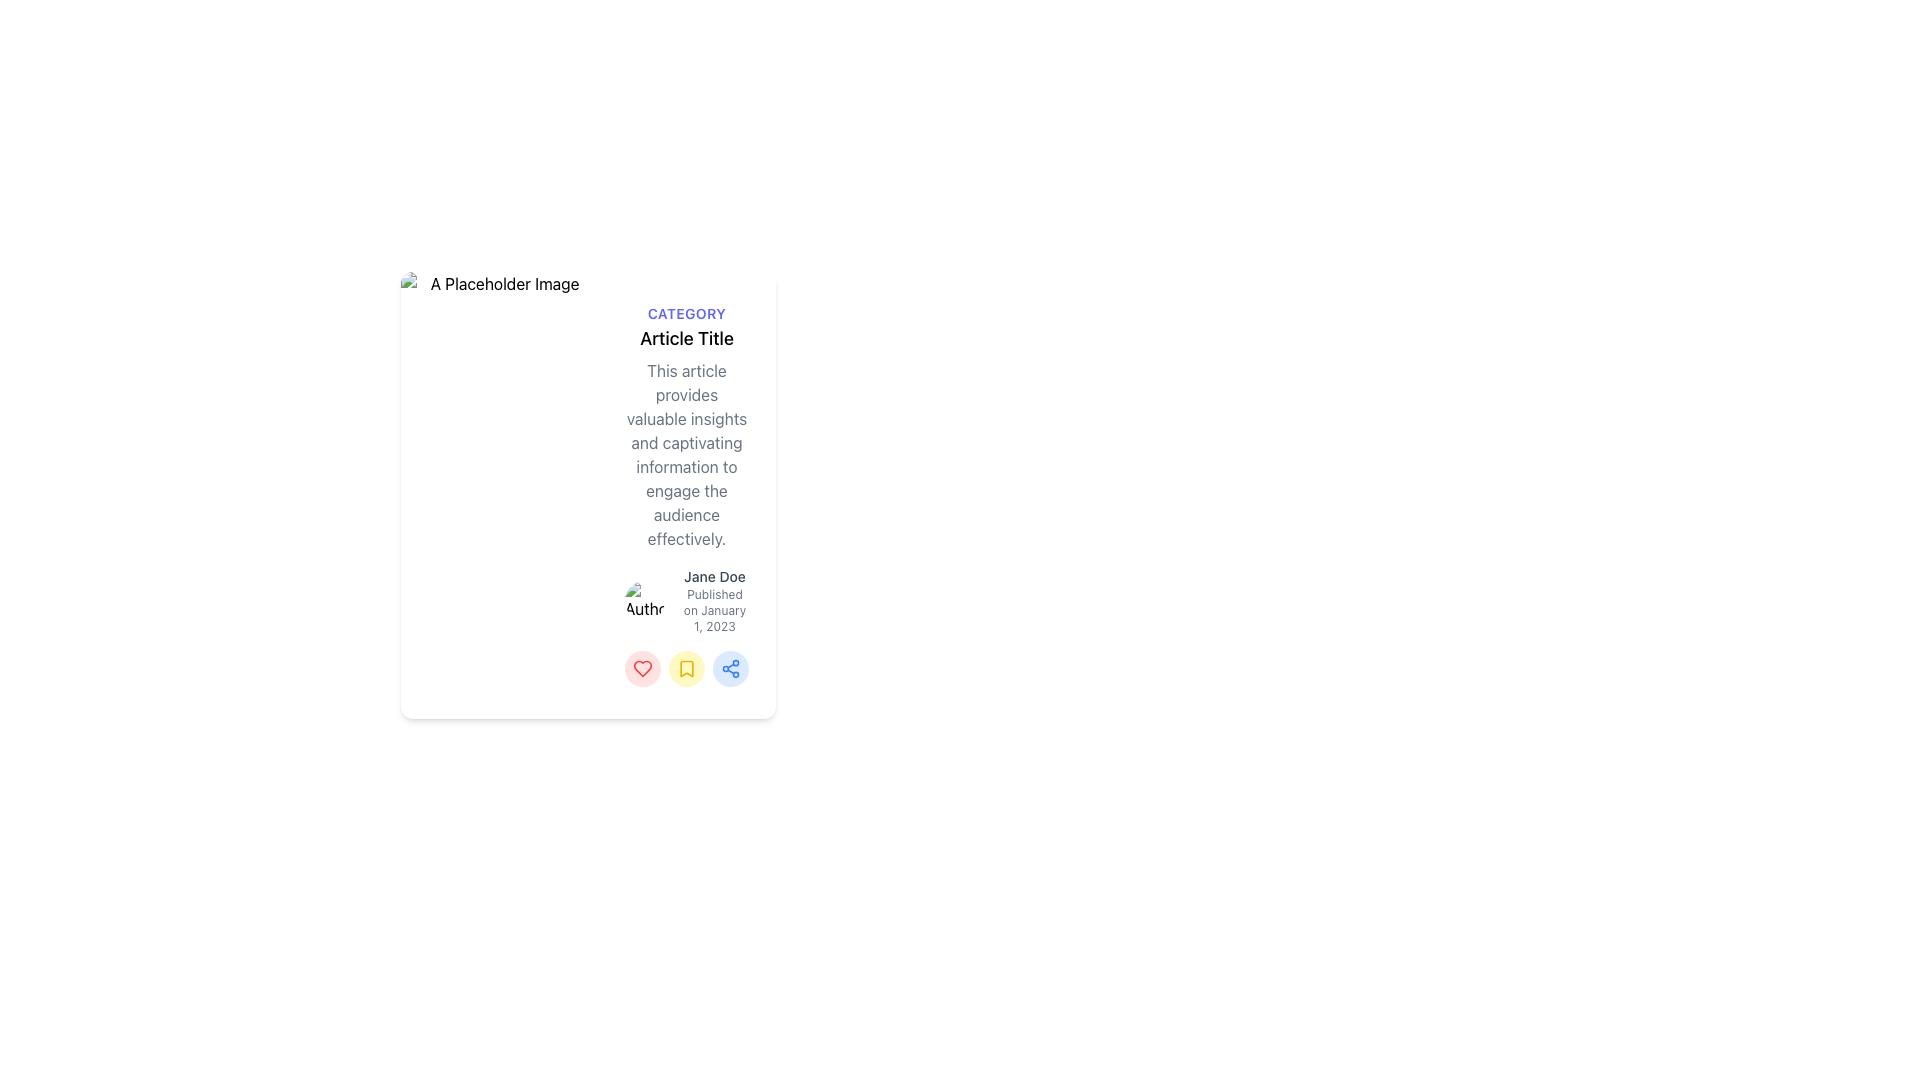 The height and width of the screenshot is (1080, 1920). Describe the element at coordinates (644, 599) in the screenshot. I see `the author's profile image, which visually represents the author, from its current position` at that location.